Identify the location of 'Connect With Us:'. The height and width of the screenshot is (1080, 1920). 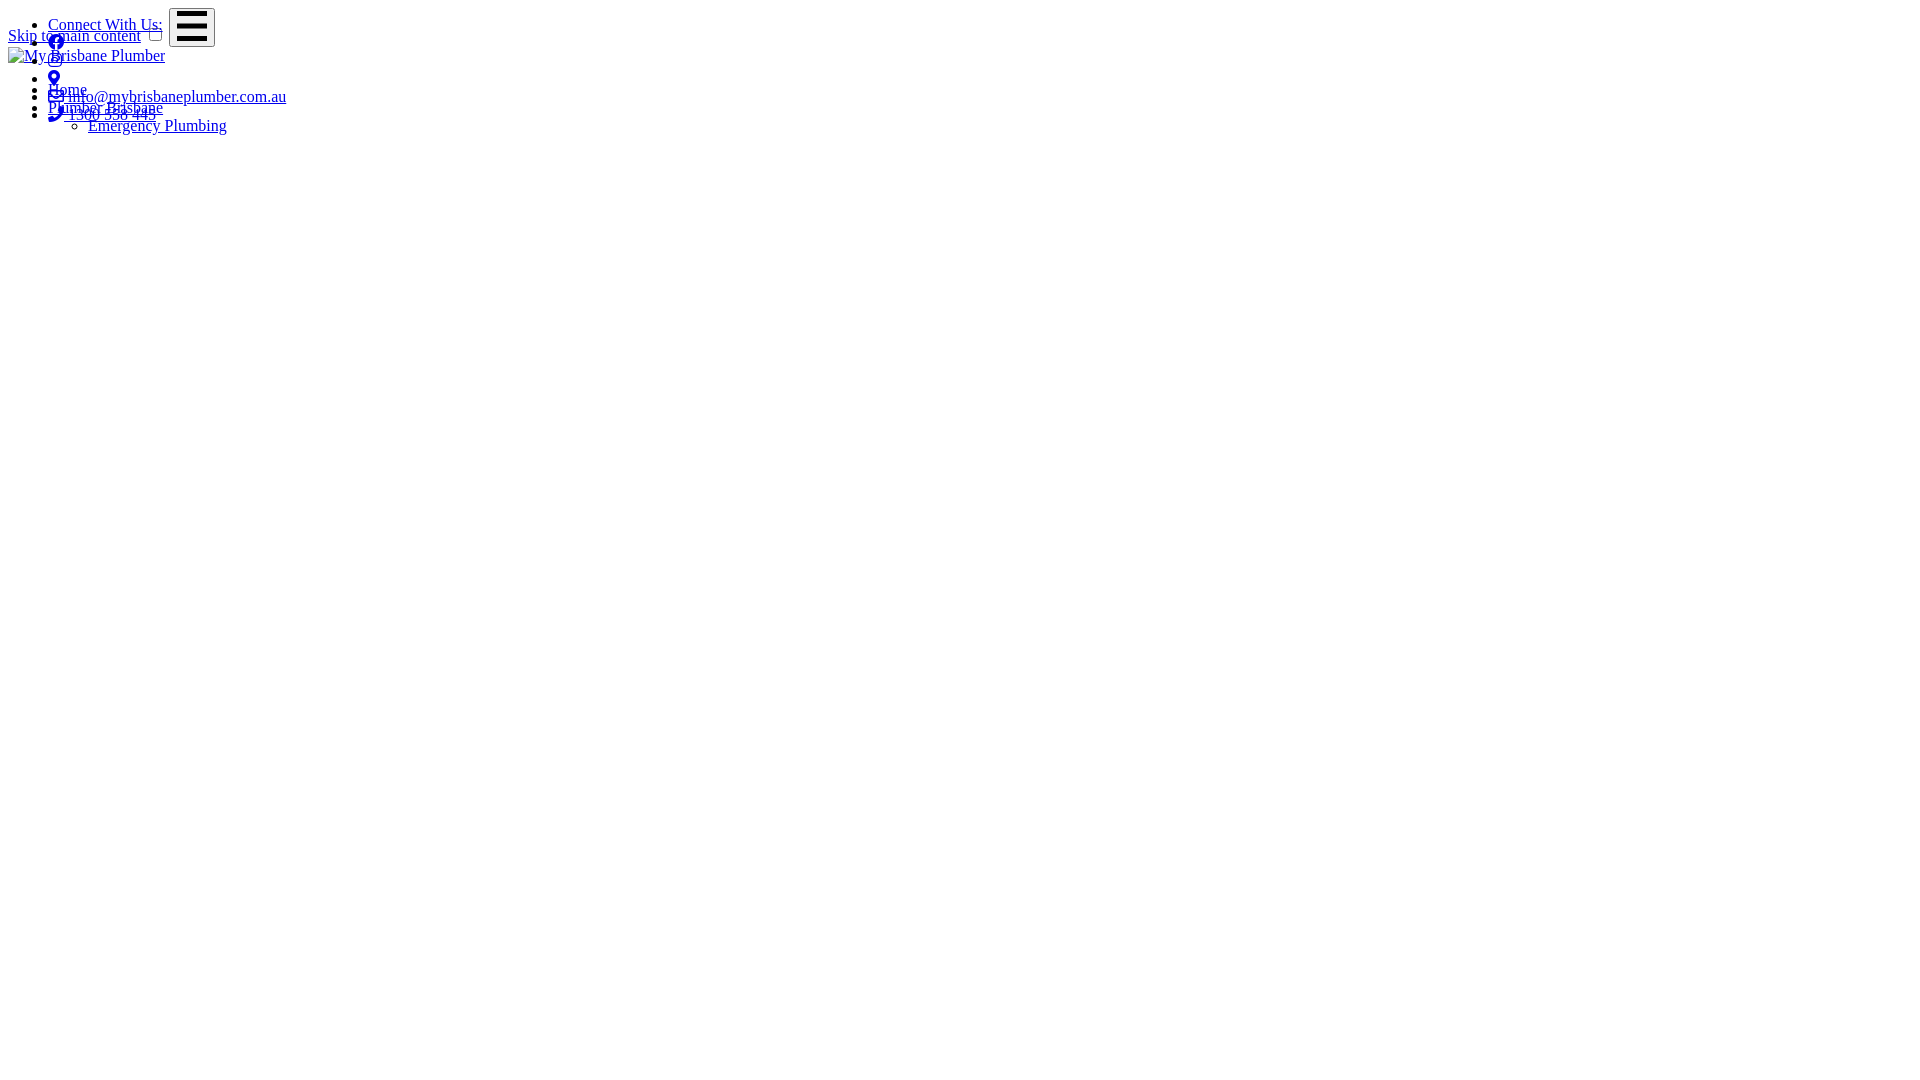
(48, 24).